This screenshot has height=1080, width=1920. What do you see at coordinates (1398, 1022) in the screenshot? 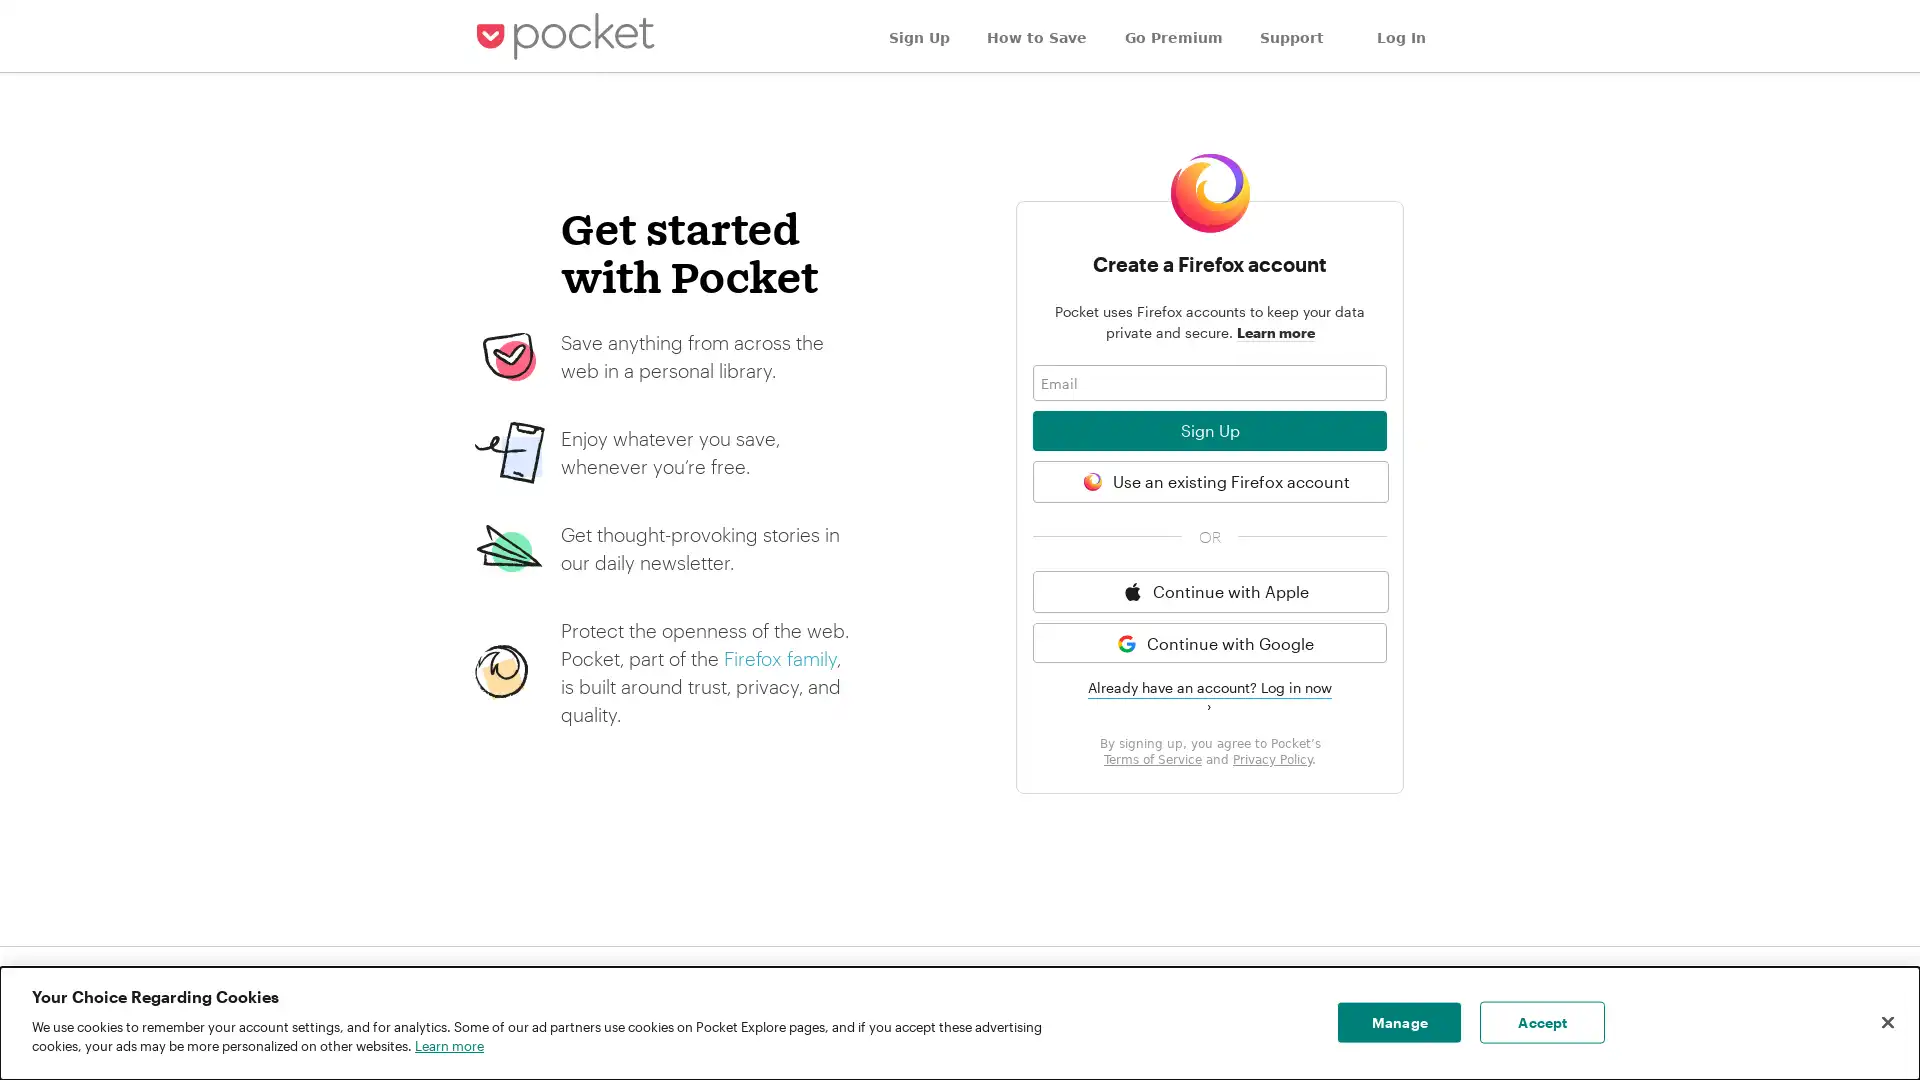
I see `Manage` at bounding box center [1398, 1022].